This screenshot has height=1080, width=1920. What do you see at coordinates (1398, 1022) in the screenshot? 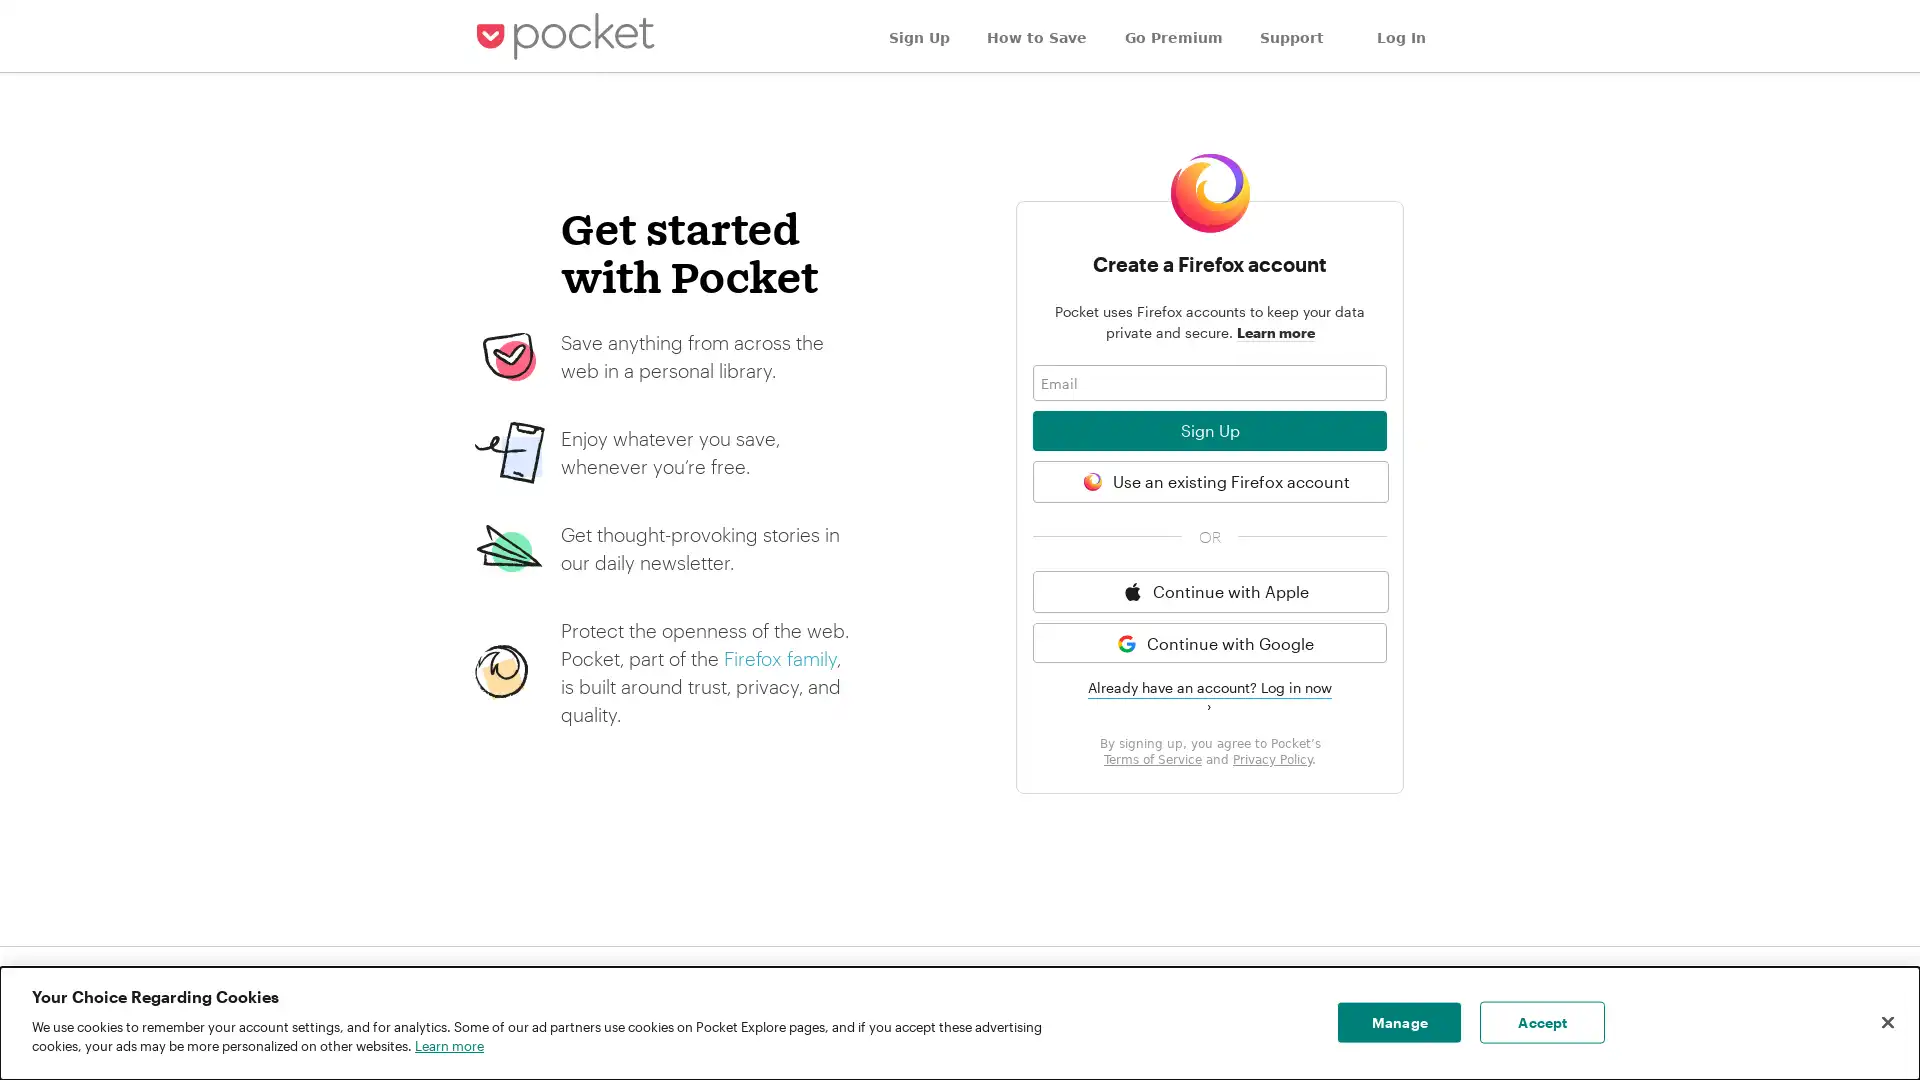
I see `Manage` at bounding box center [1398, 1022].